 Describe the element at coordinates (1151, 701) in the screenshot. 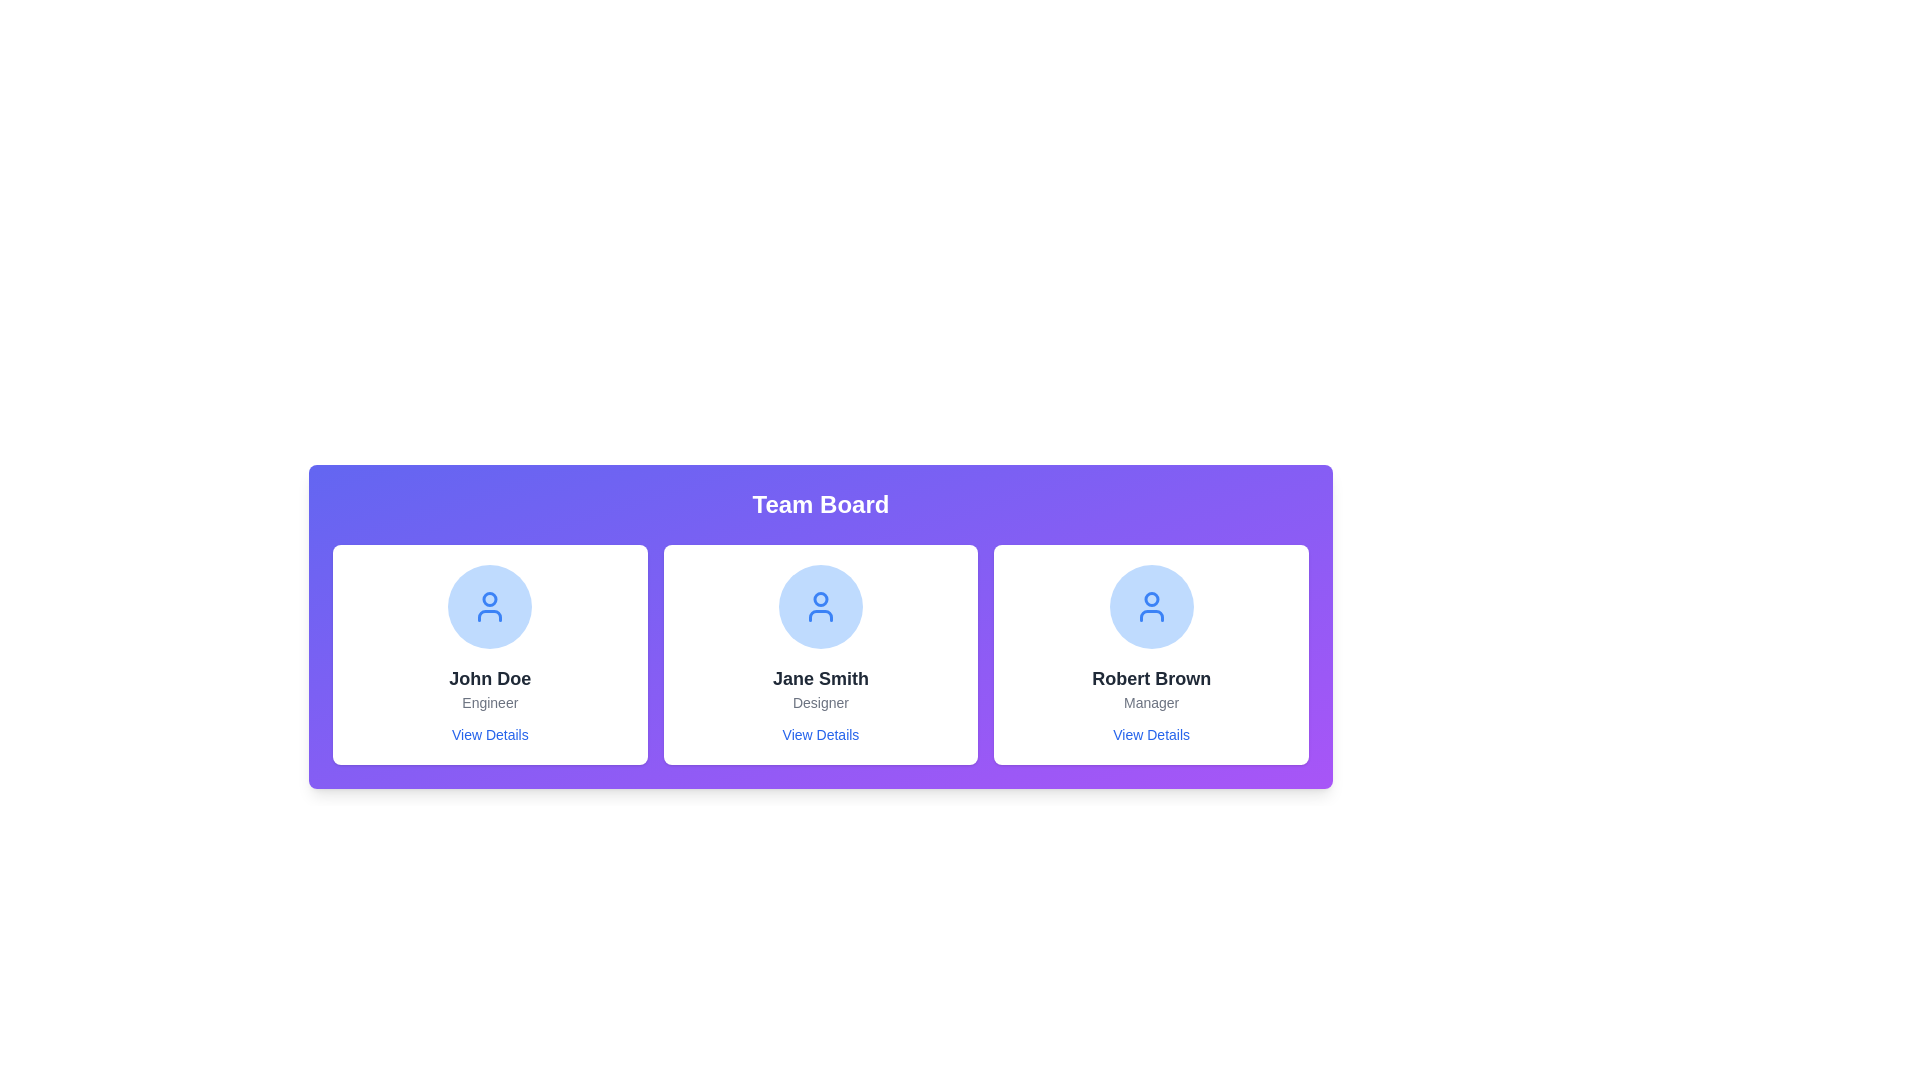

I see `the text label displaying 'Manager', styled in gray color and located below 'Robert Brown'` at that location.